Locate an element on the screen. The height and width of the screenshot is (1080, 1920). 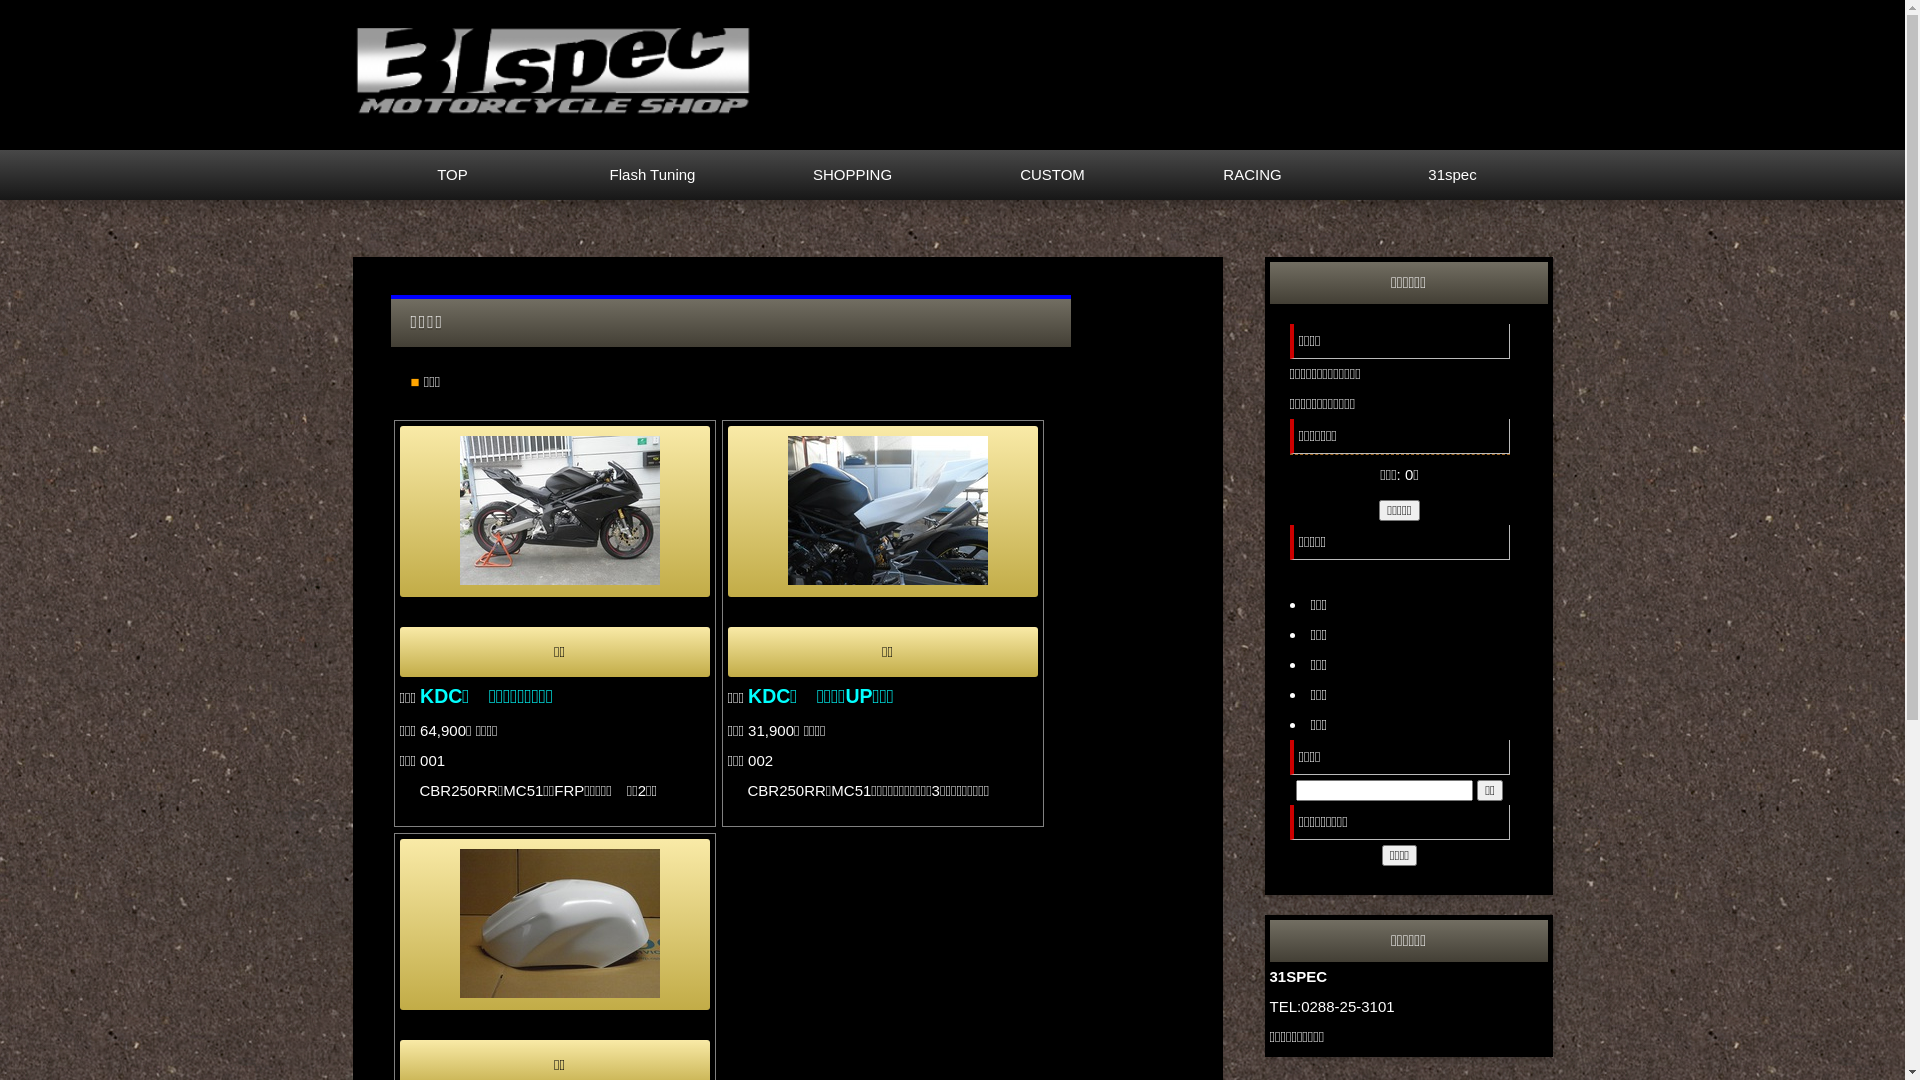
'RACING' is located at coordinates (1251, 173).